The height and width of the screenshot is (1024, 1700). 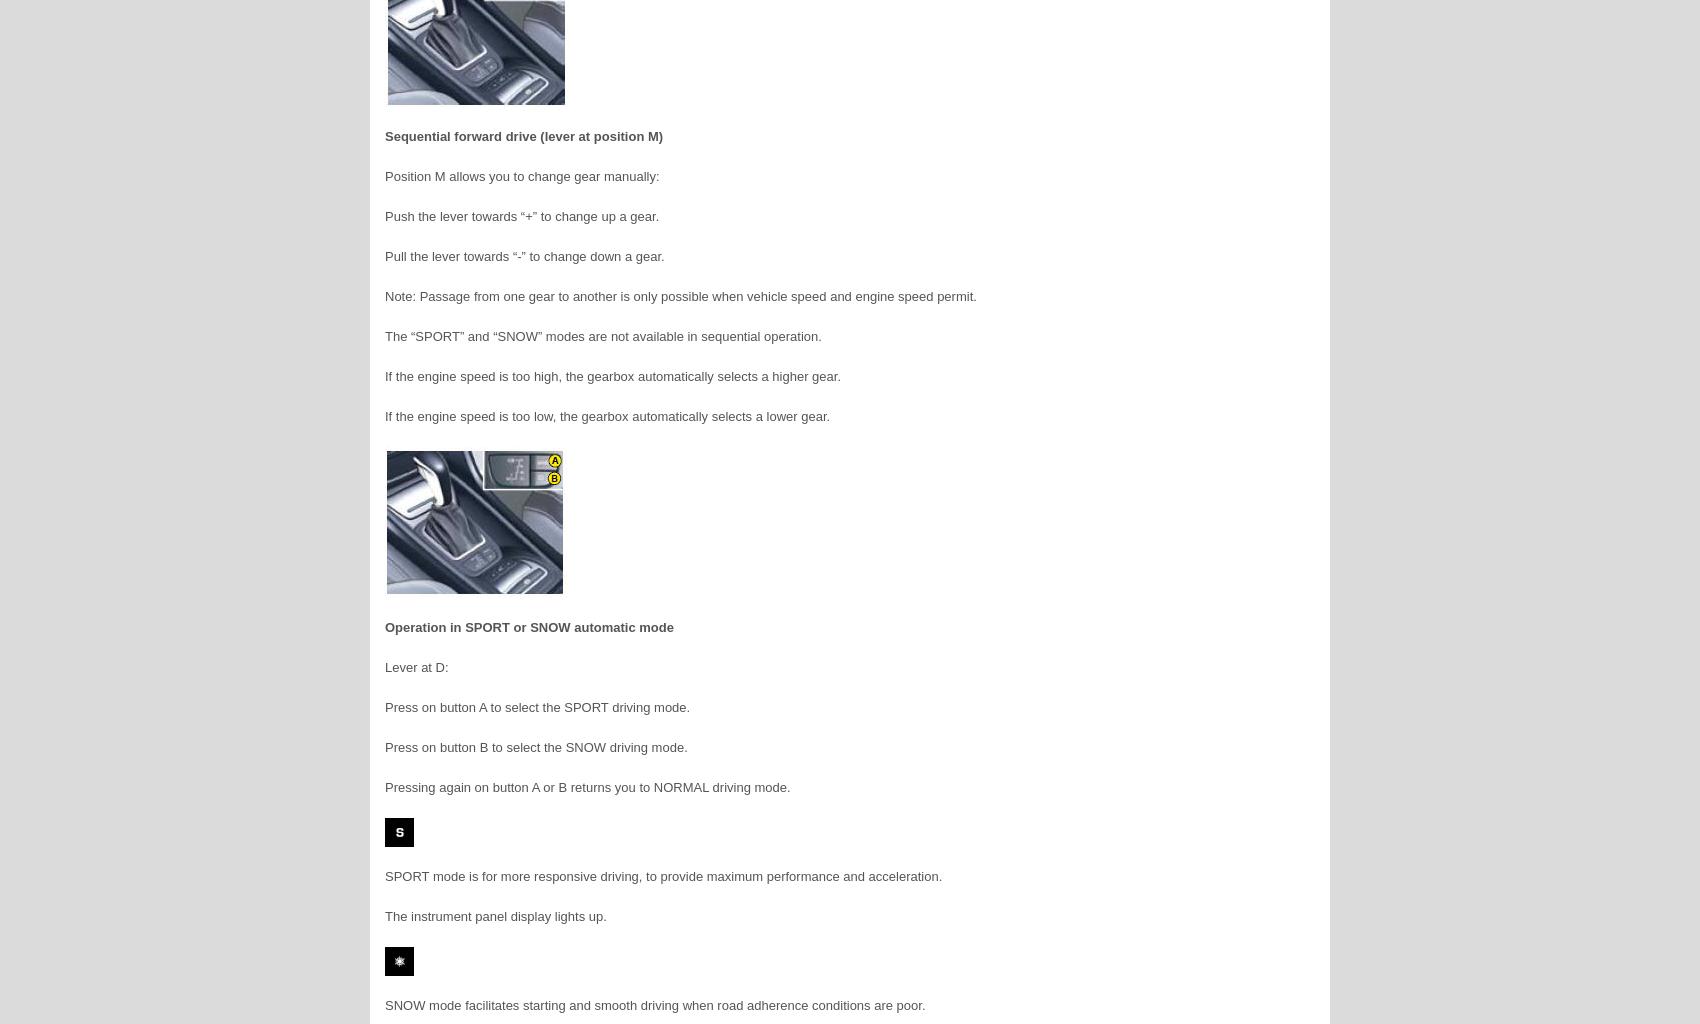 What do you see at coordinates (680, 296) in the screenshot?
I see `'Note: Passage from one gear to another is only possible when vehicle speed and 
engine speed permit.'` at bounding box center [680, 296].